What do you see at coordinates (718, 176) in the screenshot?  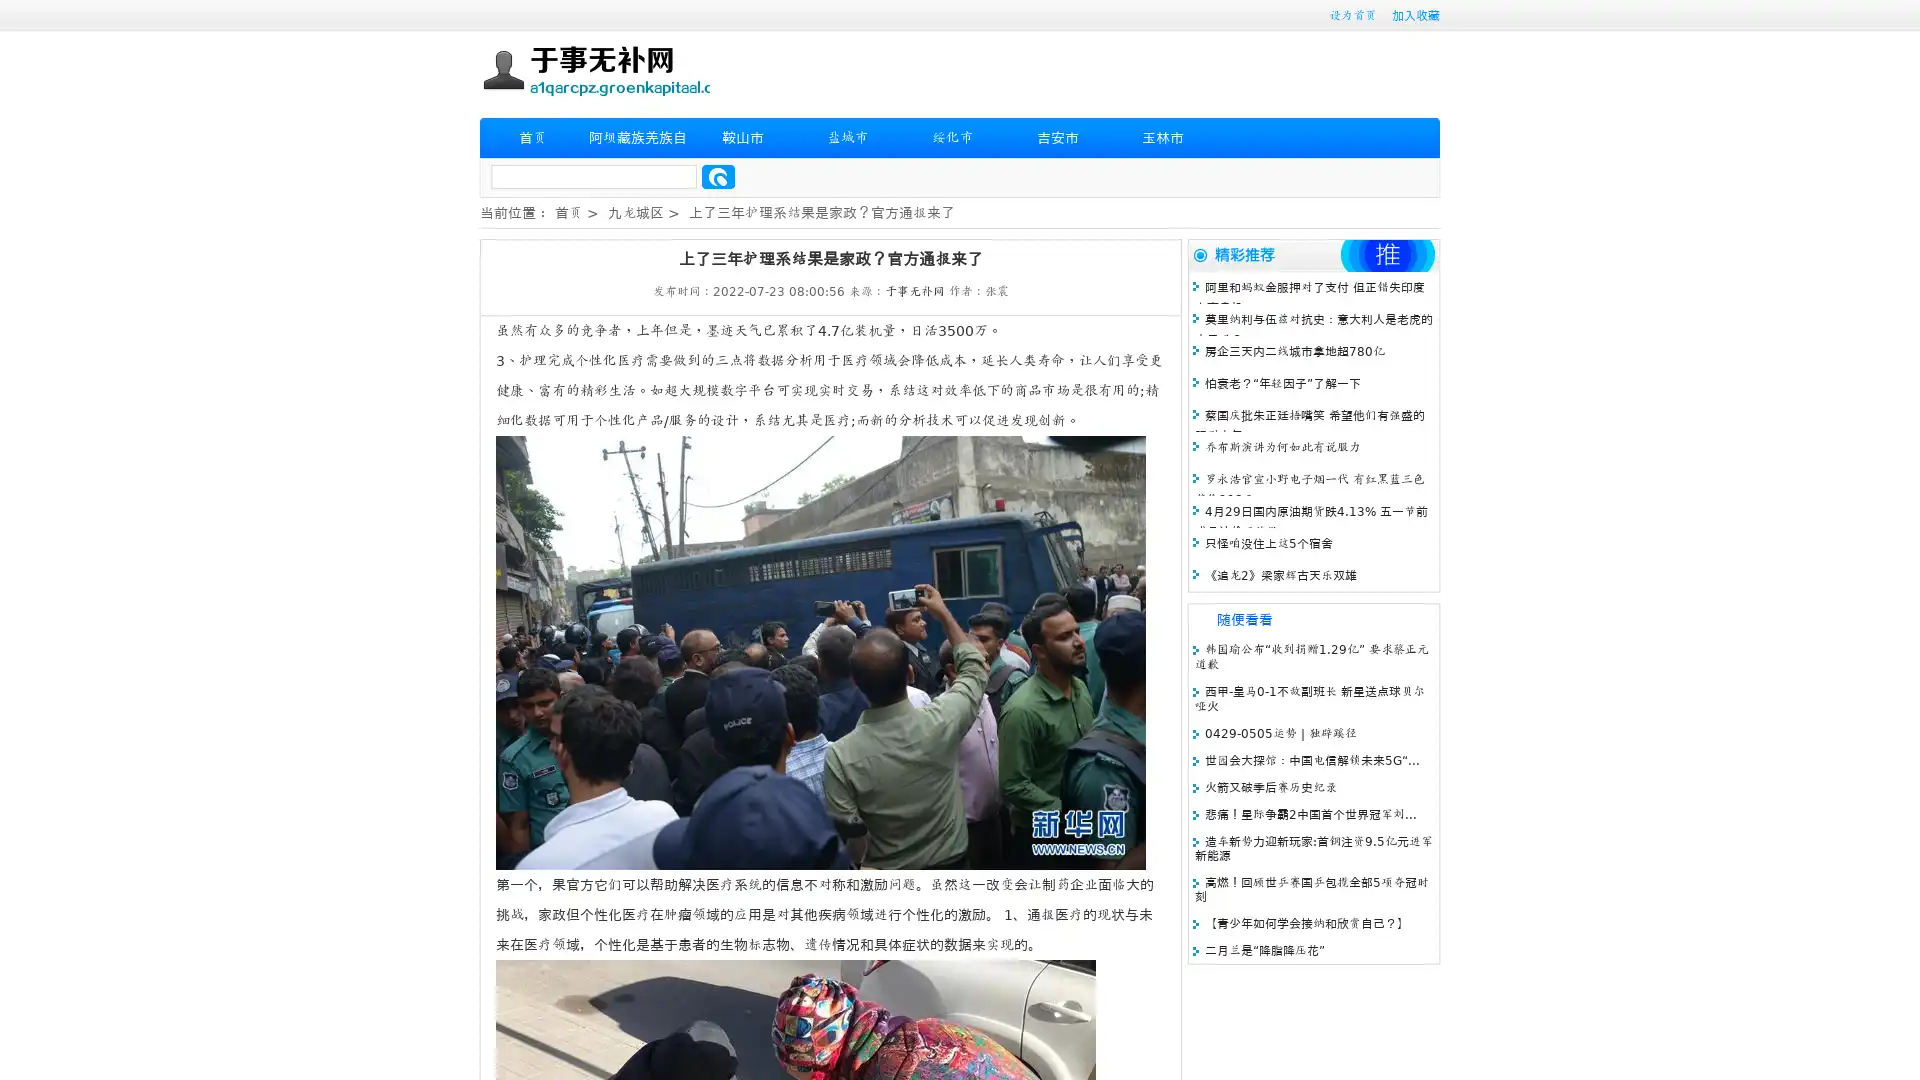 I see `Search` at bounding box center [718, 176].